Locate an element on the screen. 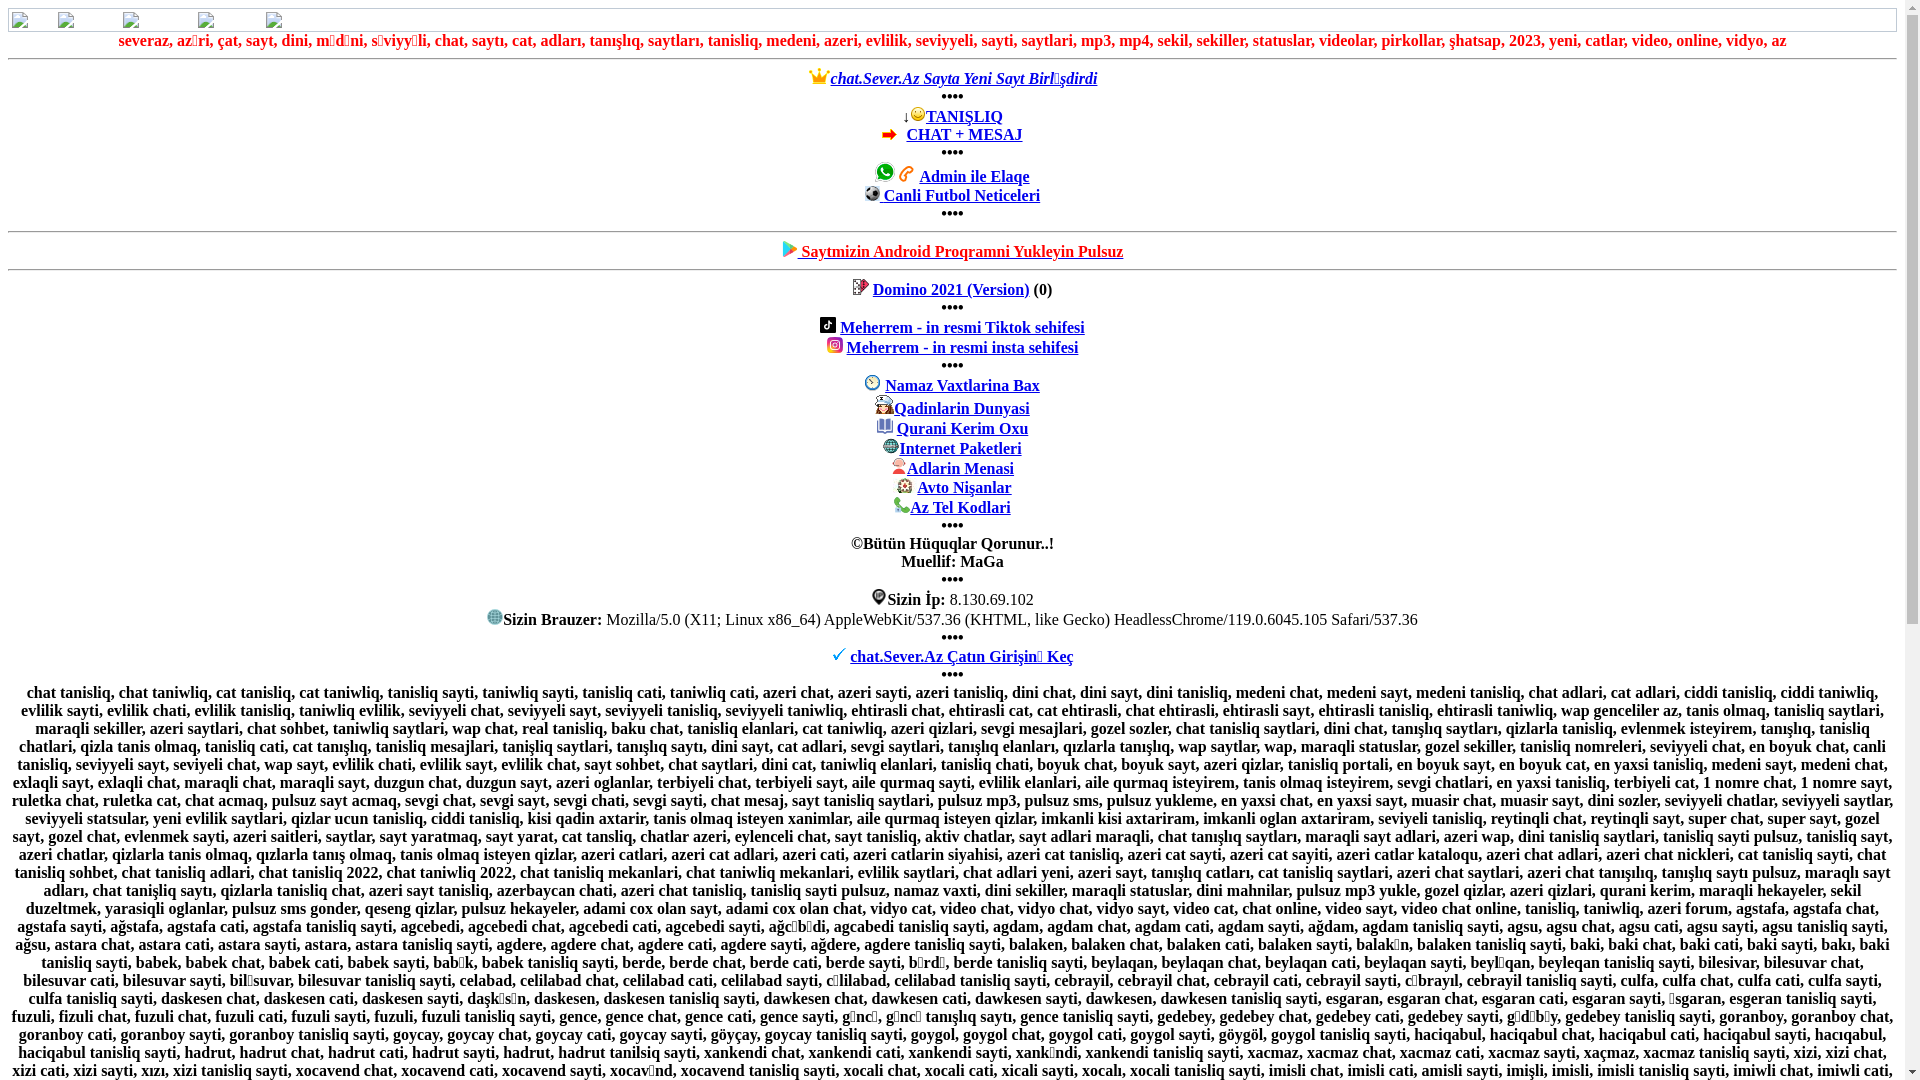 The height and width of the screenshot is (1080, 1920). 'Internet Paketleri' is located at coordinates (960, 447).